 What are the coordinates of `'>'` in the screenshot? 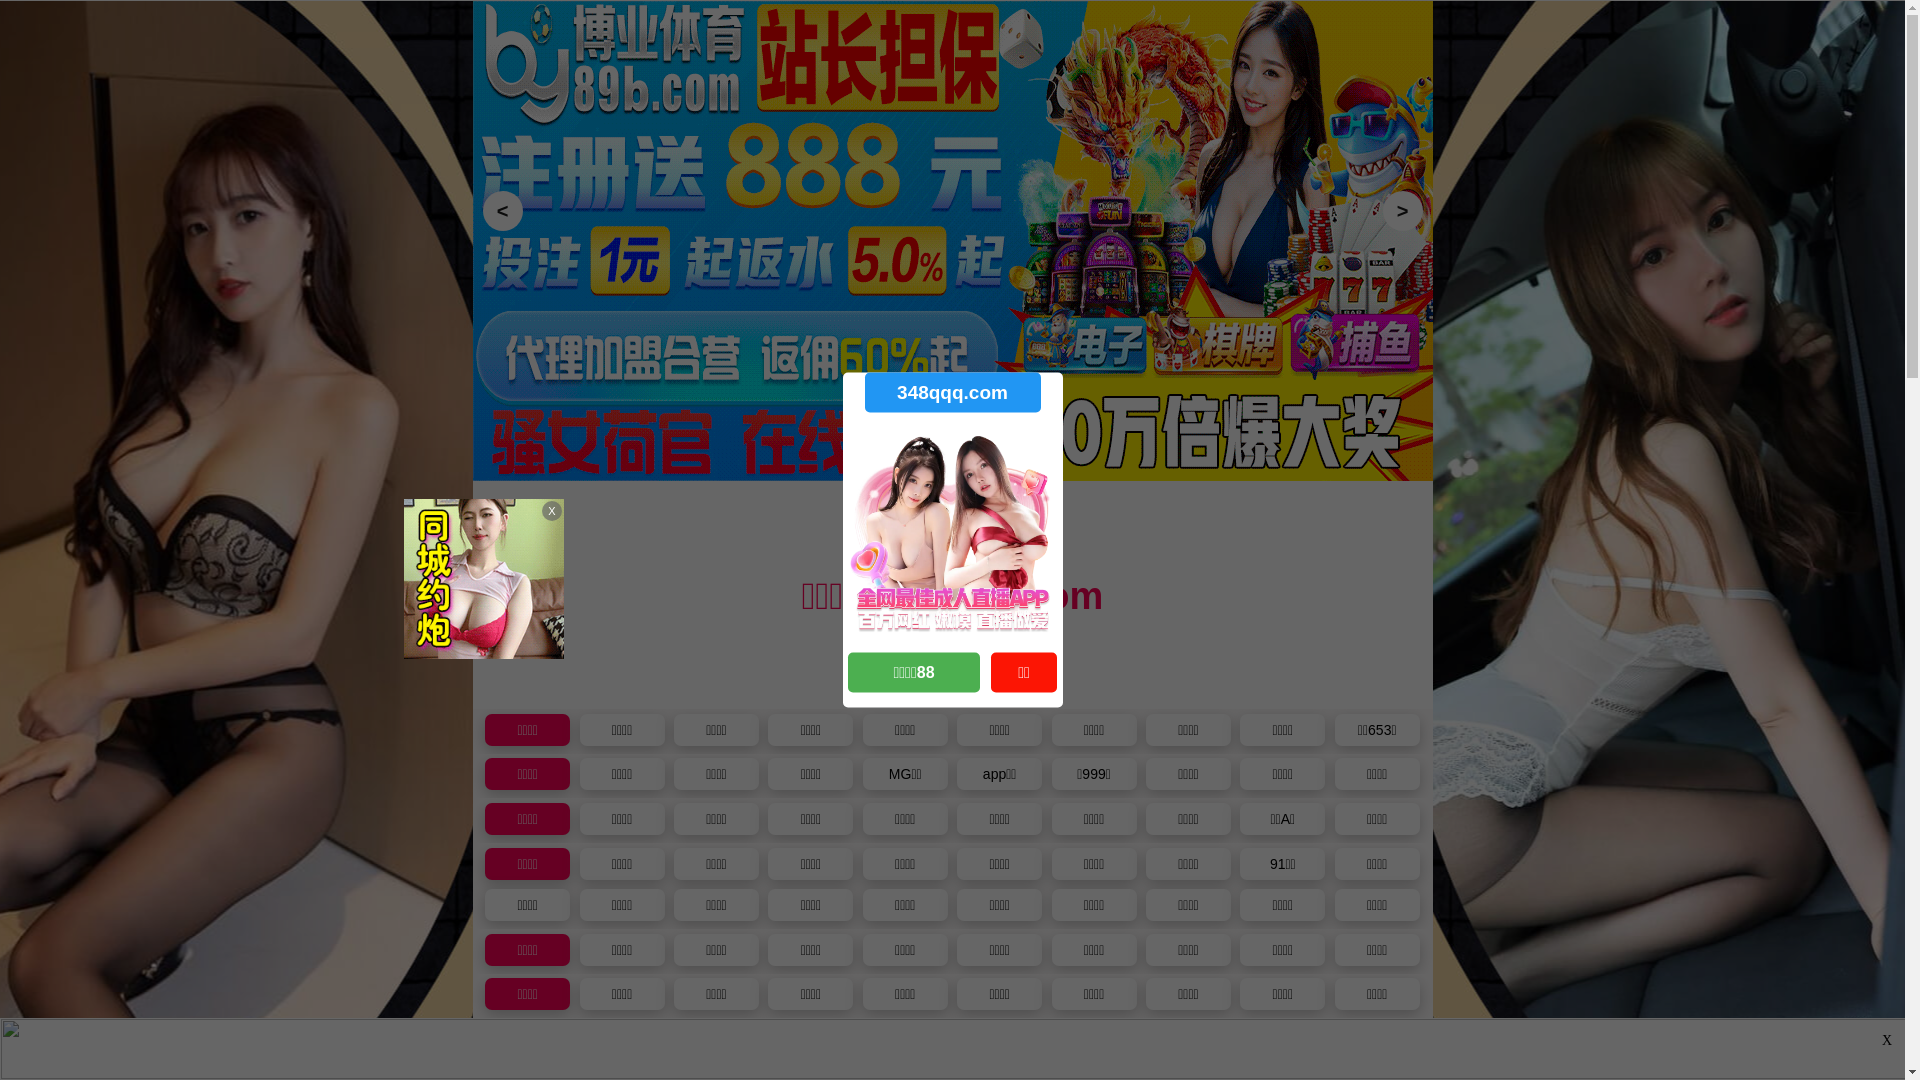 It's located at (1381, 211).